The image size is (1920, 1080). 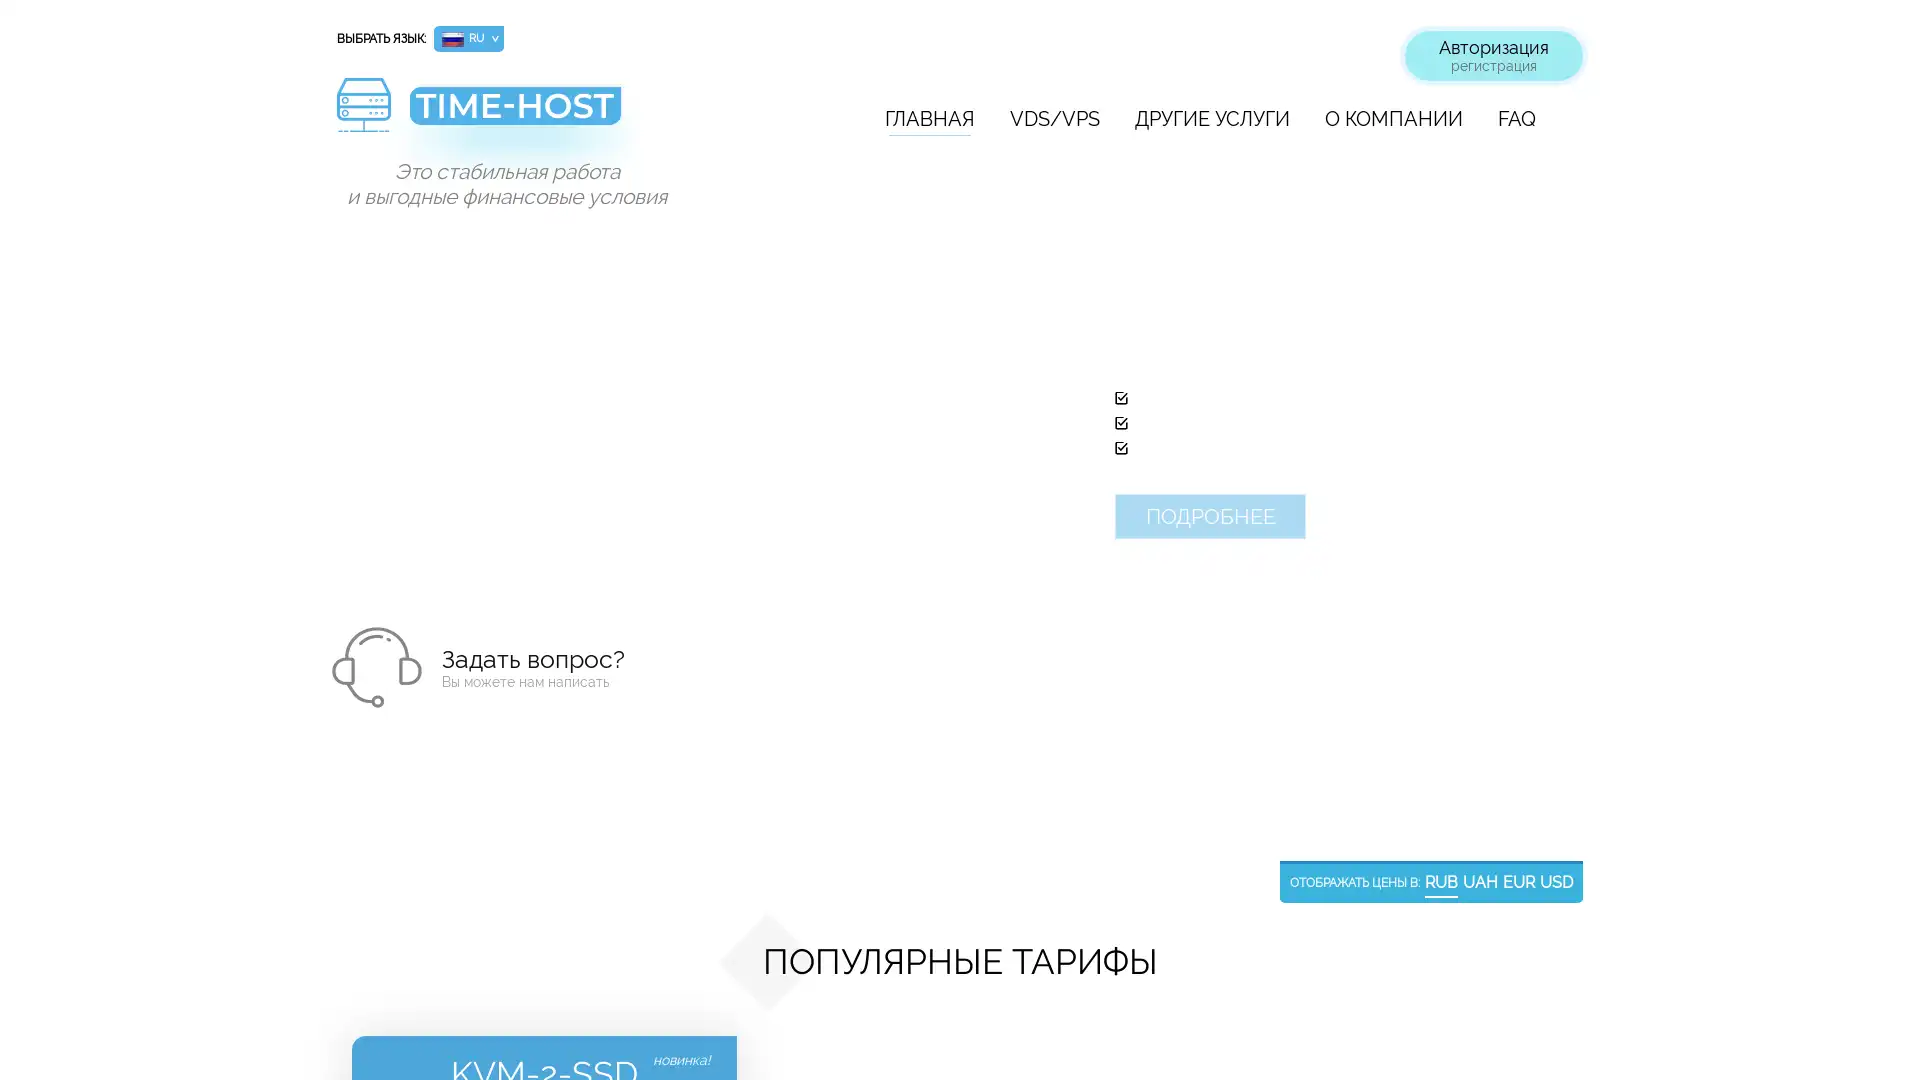 What do you see at coordinates (468, 299) in the screenshot?
I see `sv SV` at bounding box center [468, 299].